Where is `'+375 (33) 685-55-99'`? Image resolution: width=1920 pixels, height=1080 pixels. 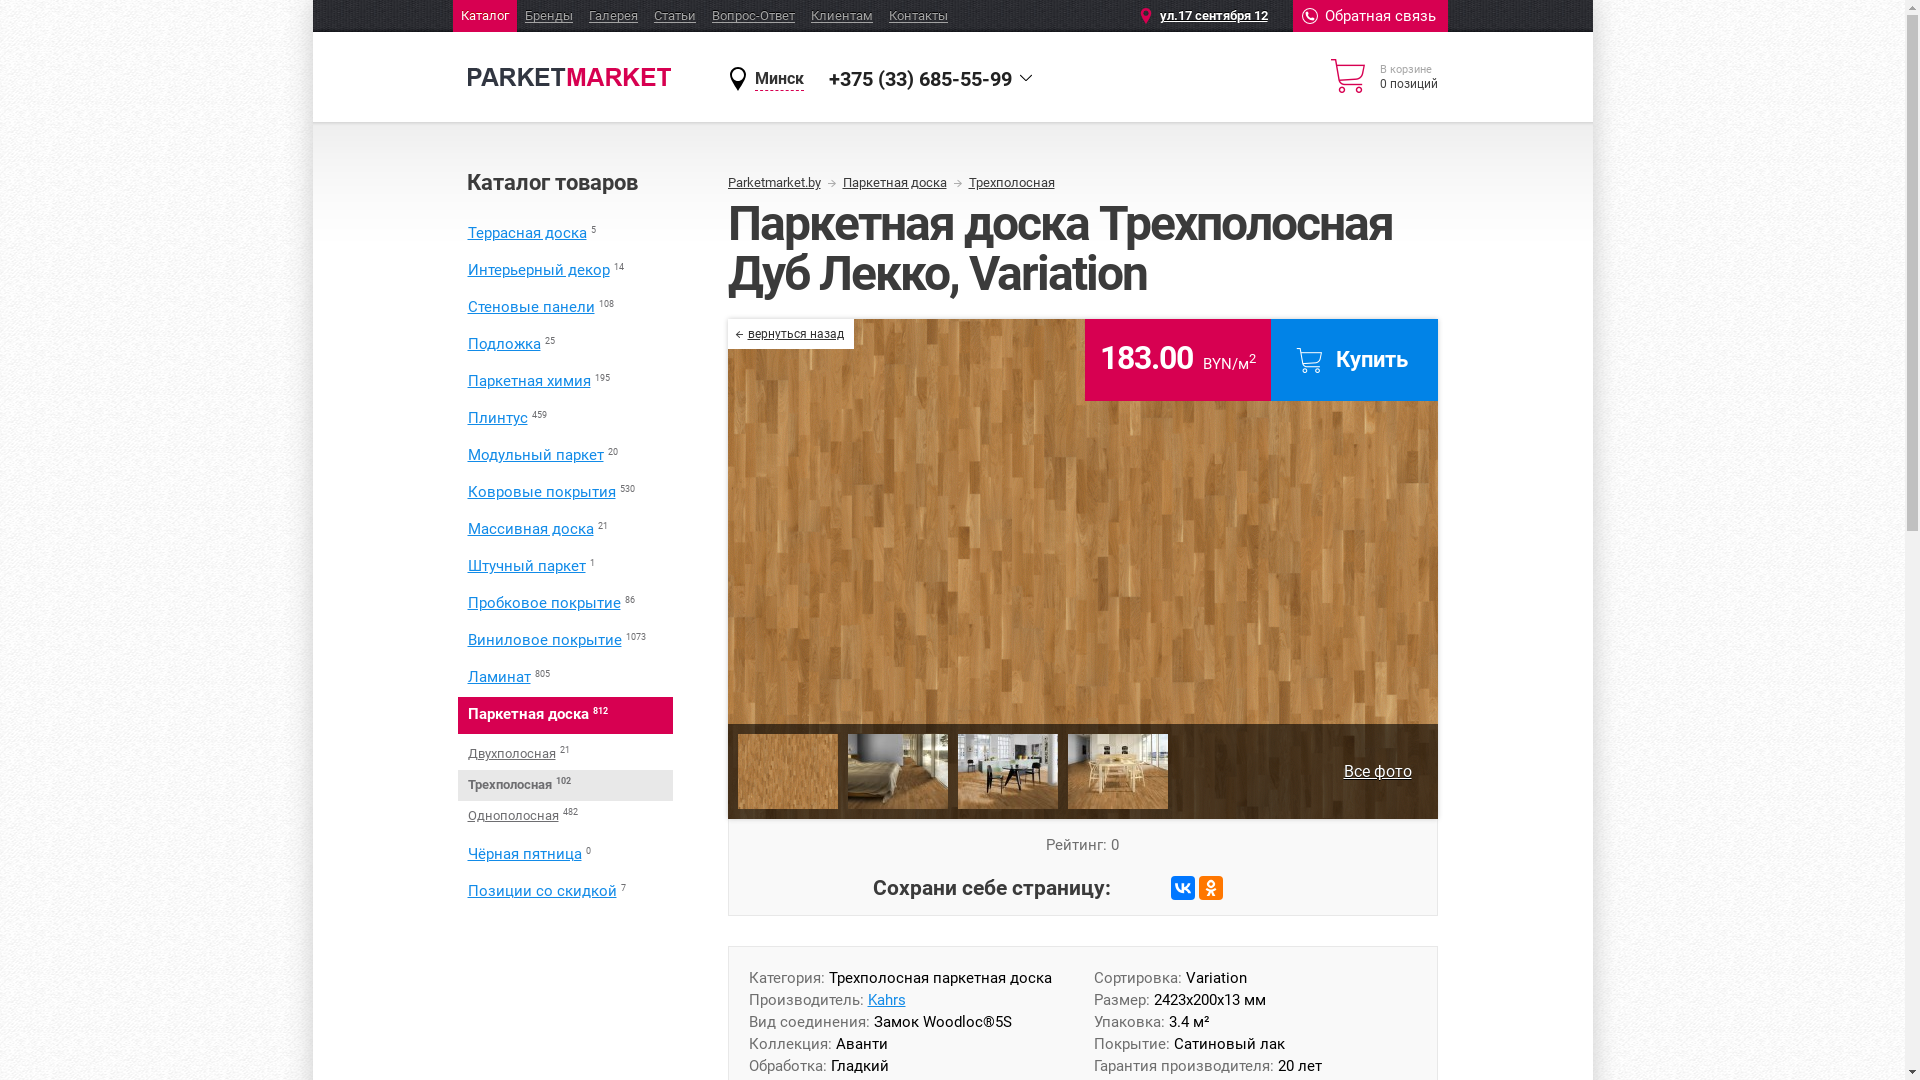 '+375 (33) 685-55-99' is located at coordinates (918, 77).